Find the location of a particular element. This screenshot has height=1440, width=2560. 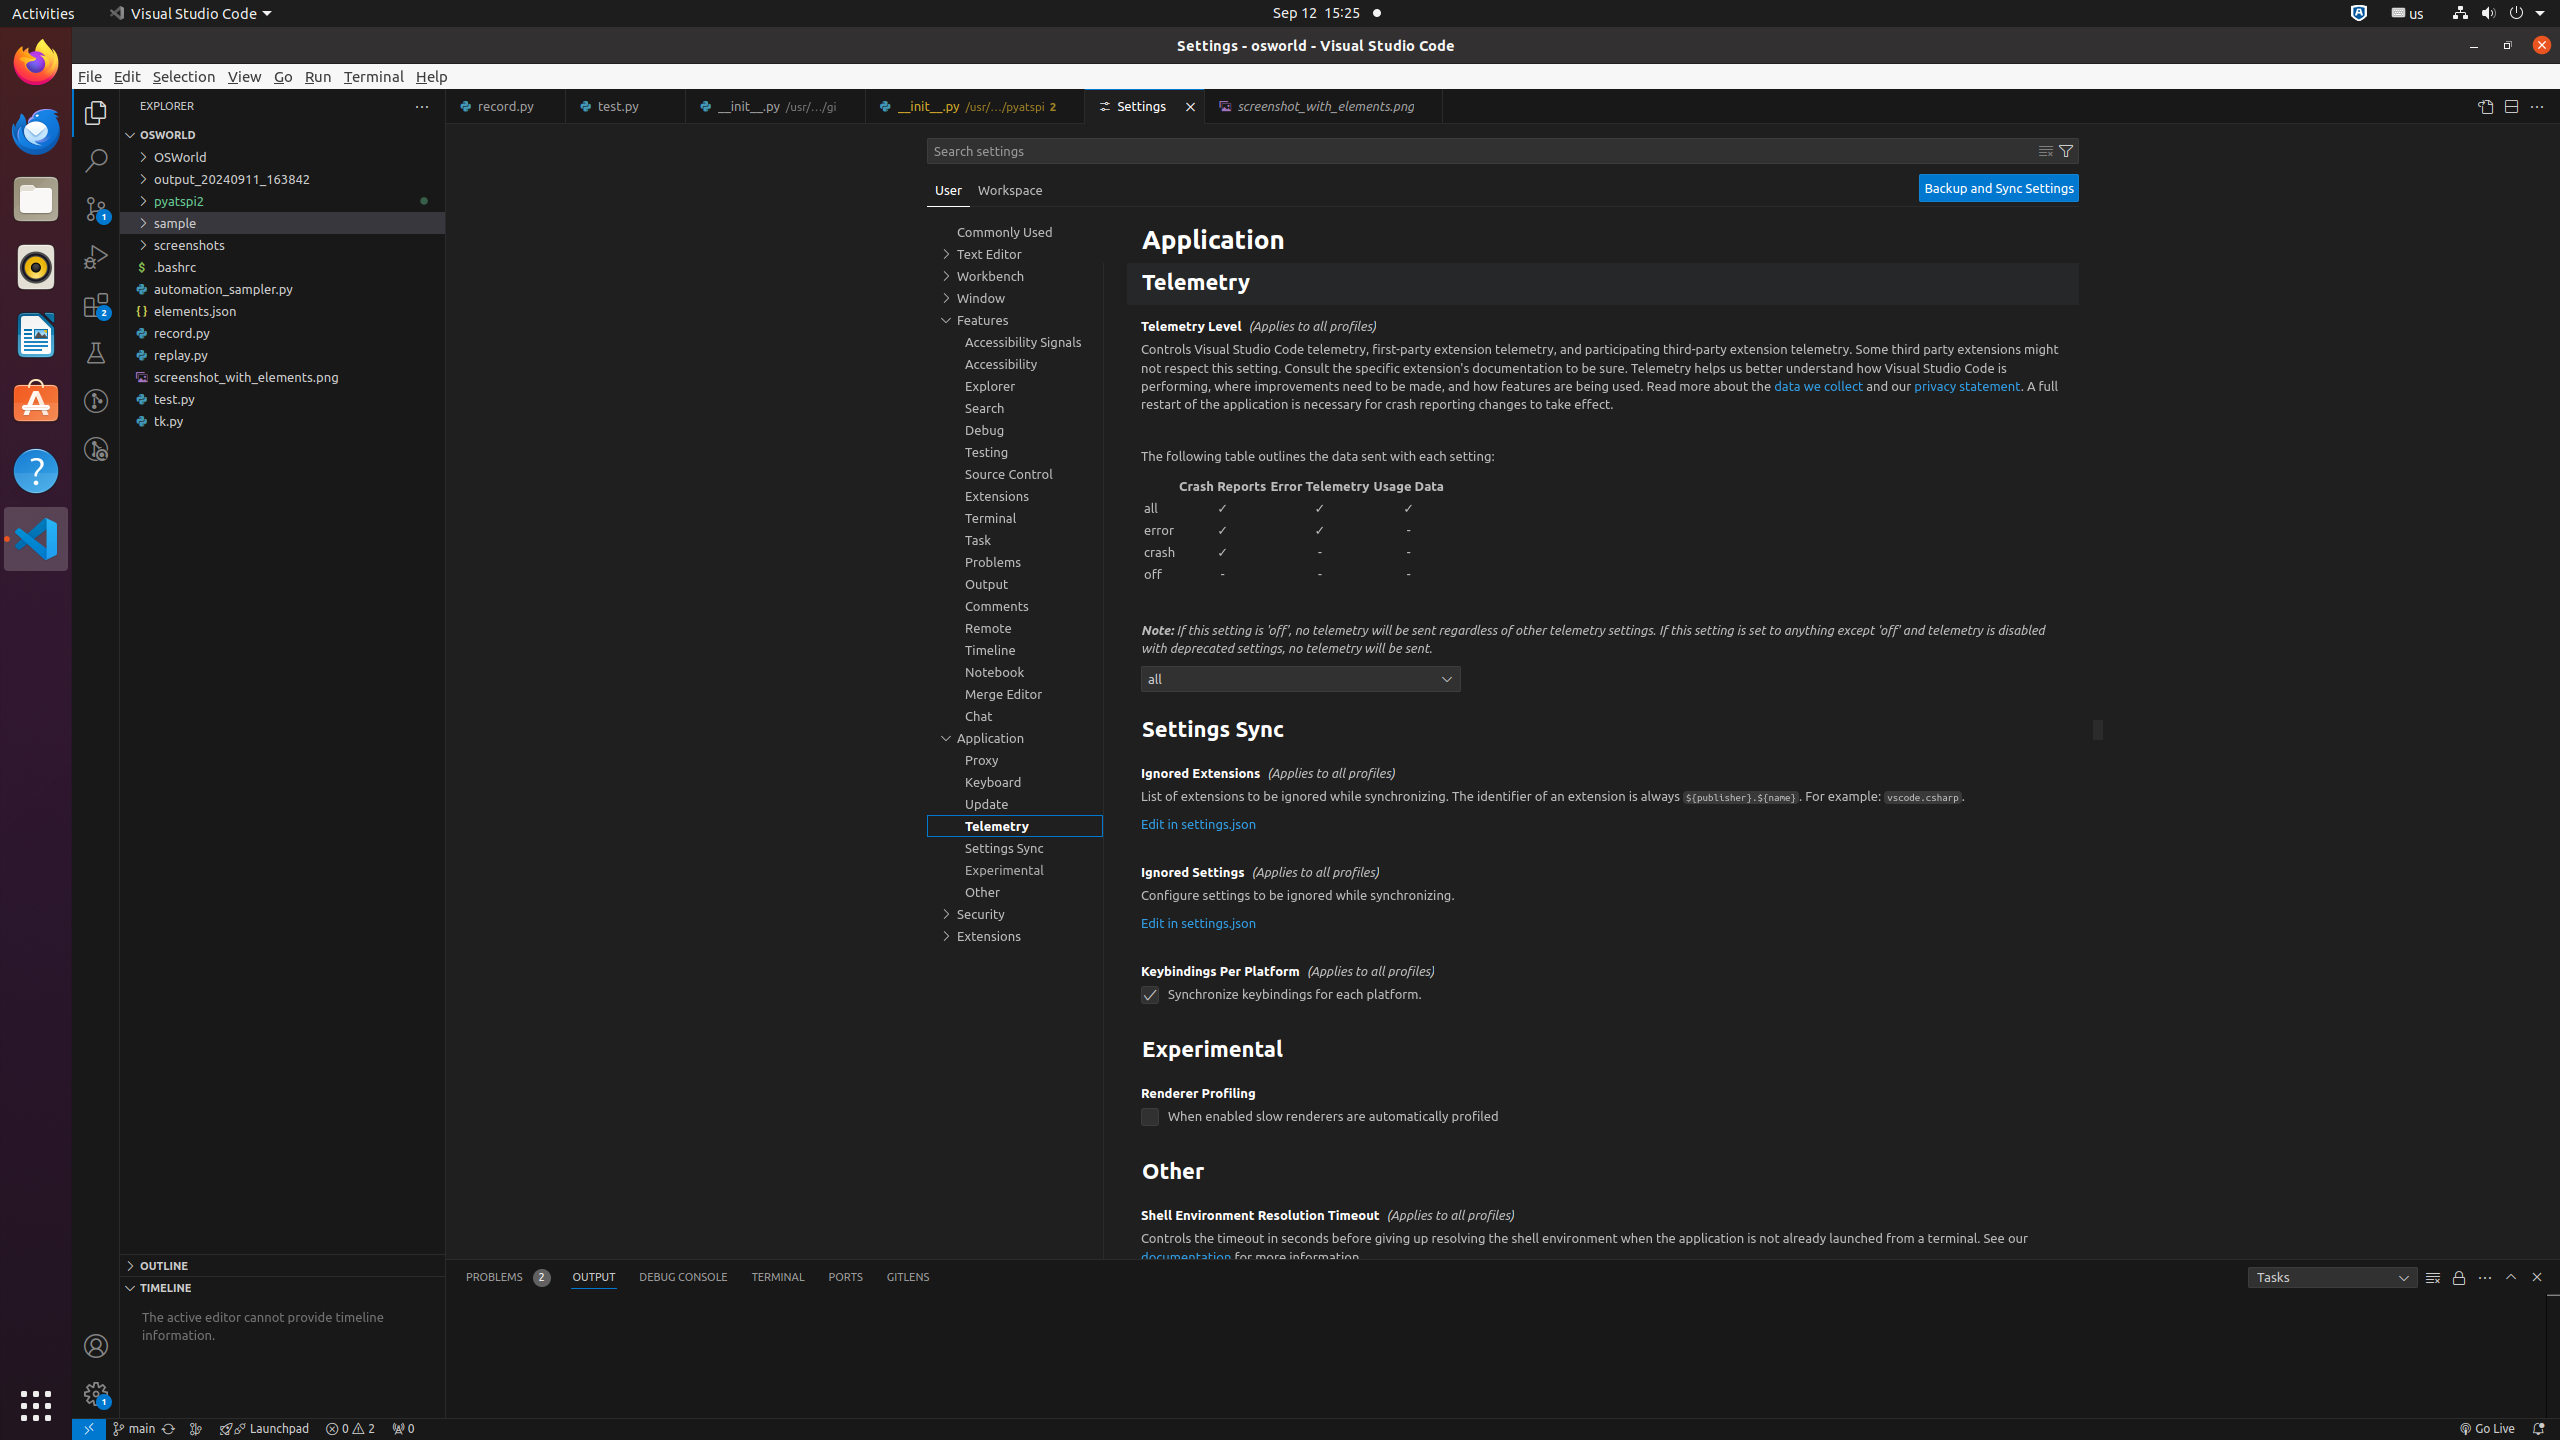

'Open Settings (JSON)' is located at coordinates (2483, 106).